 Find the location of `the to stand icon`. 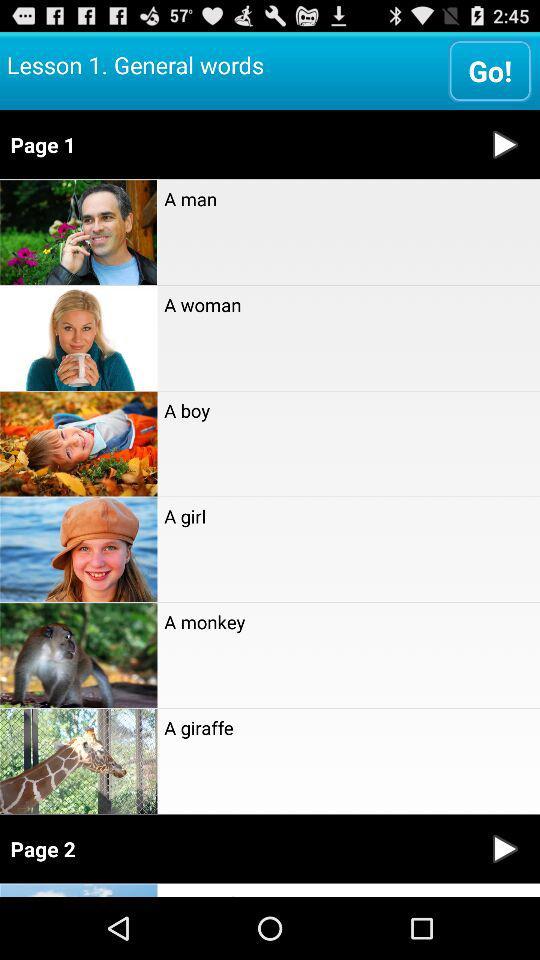

the to stand icon is located at coordinates (347, 889).